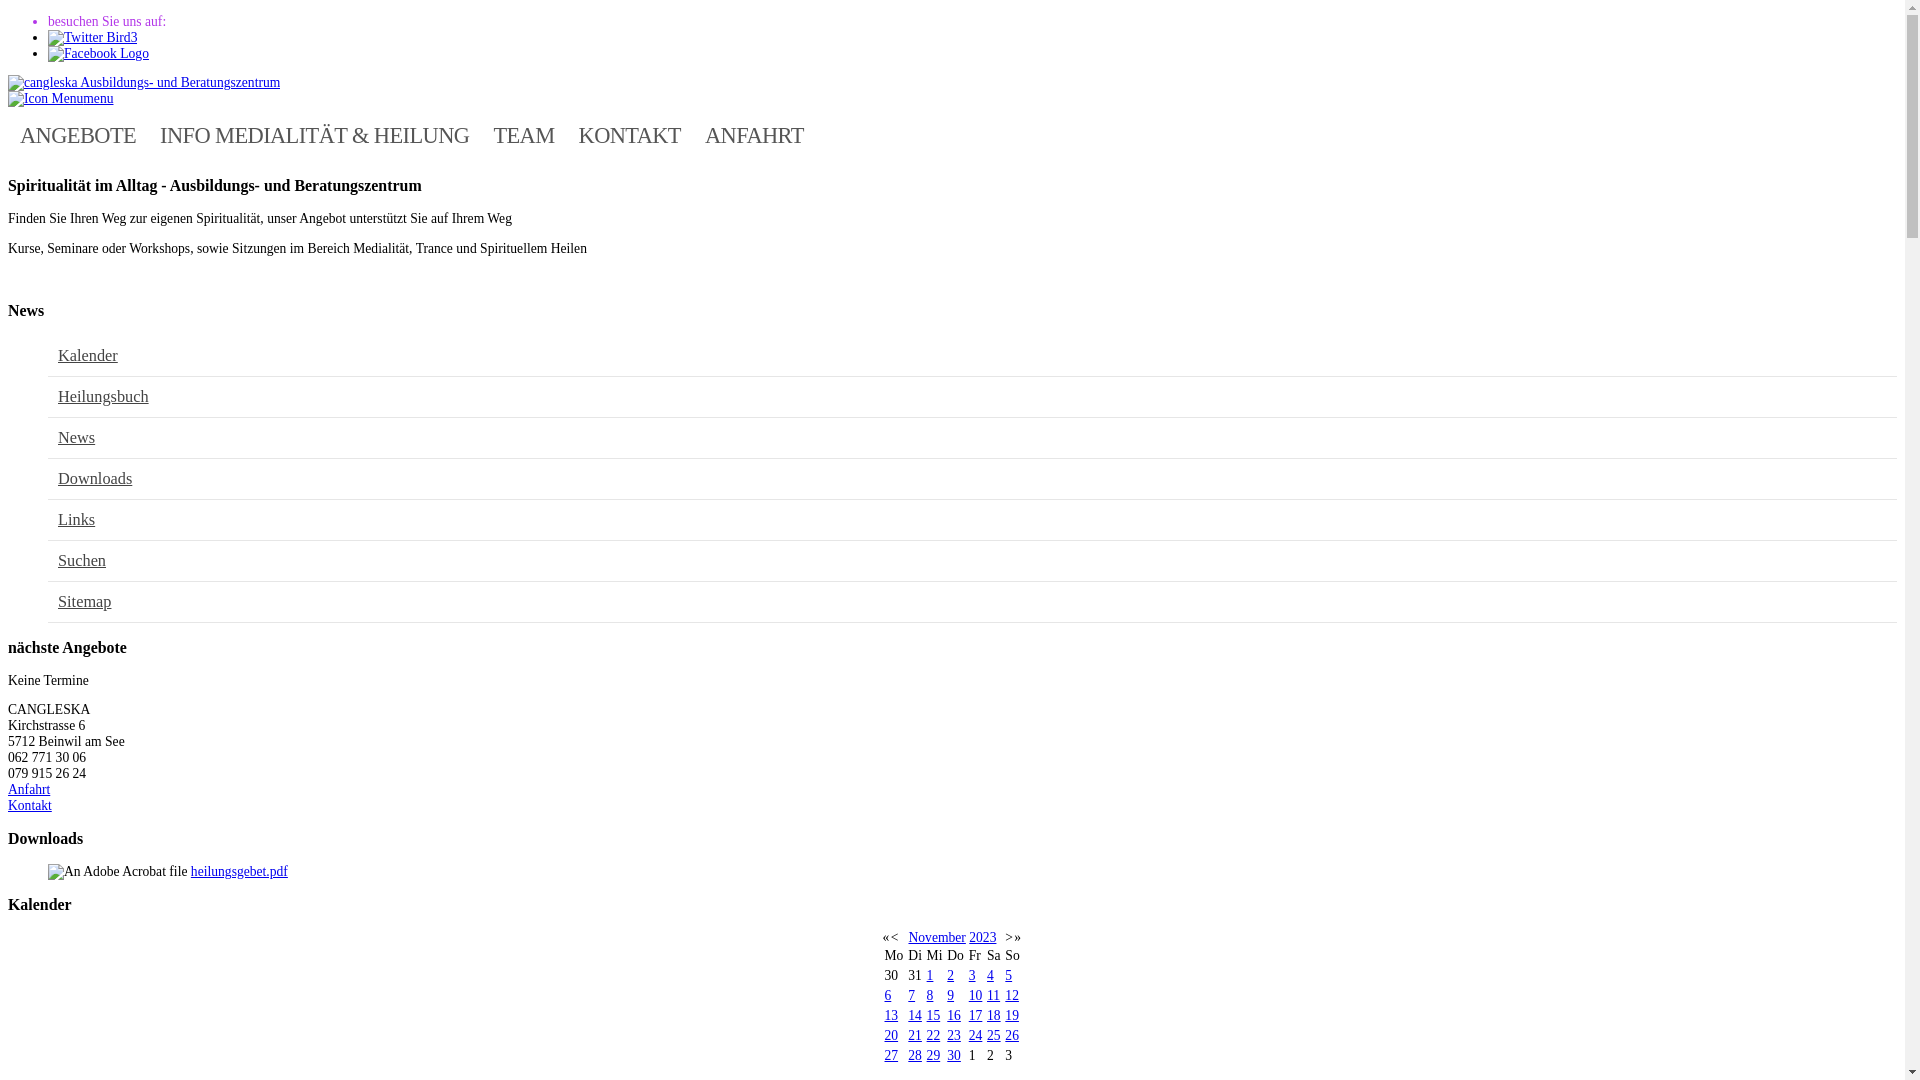  I want to click on 'Links', so click(76, 518).